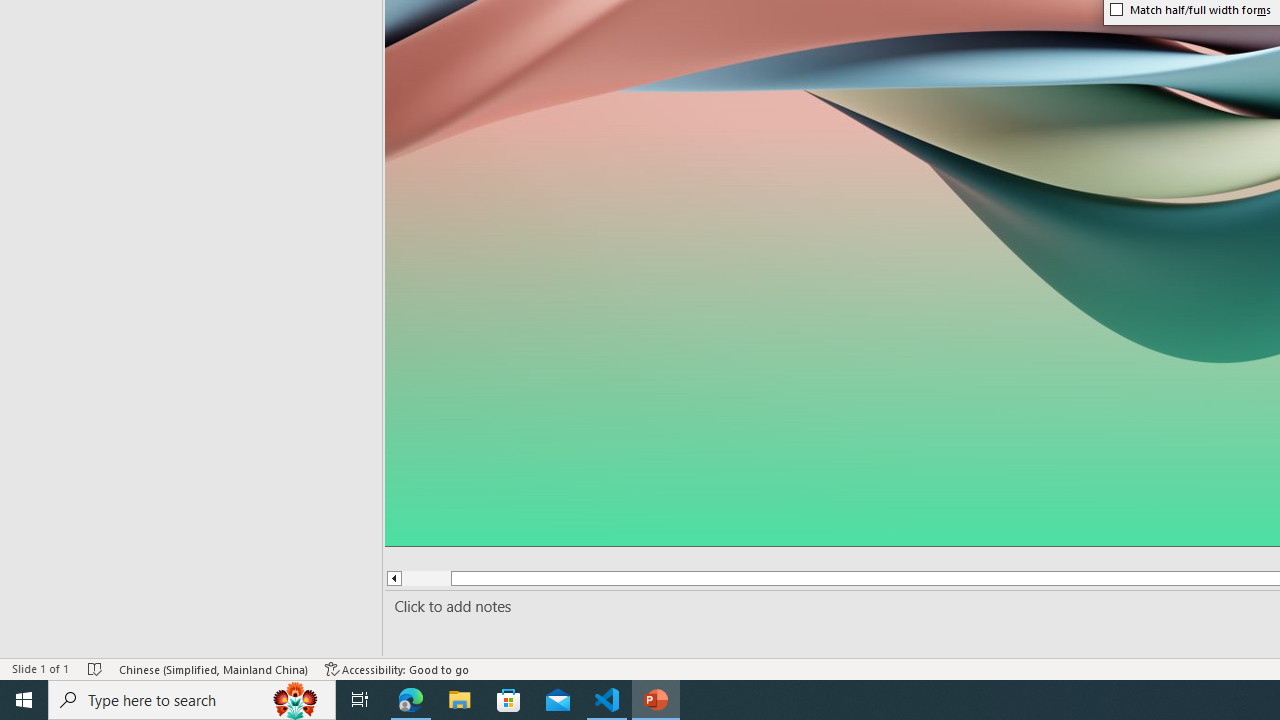  What do you see at coordinates (393, 578) in the screenshot?
I see `'Line up'` at bounding box center [393, 578].